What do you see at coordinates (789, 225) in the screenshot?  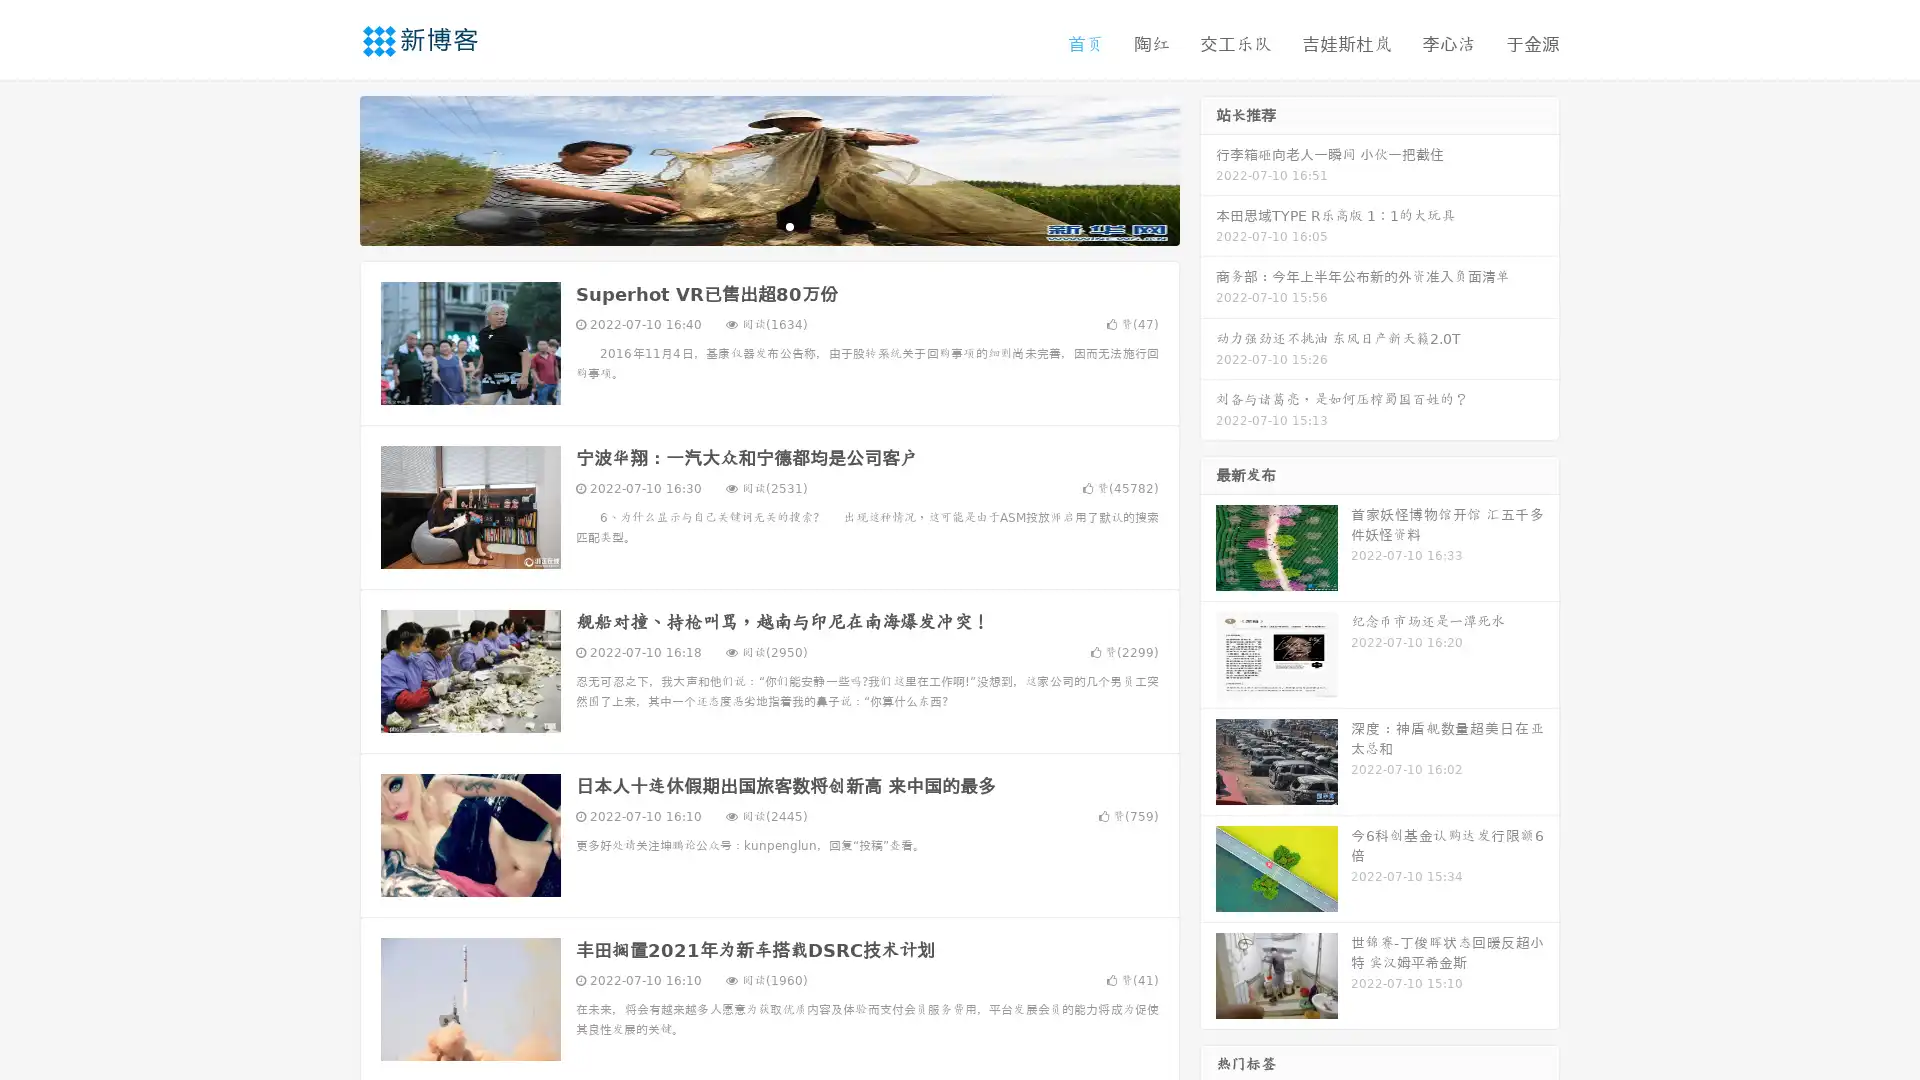 I see `Go to slide 3` at bounding box center [789, 225].